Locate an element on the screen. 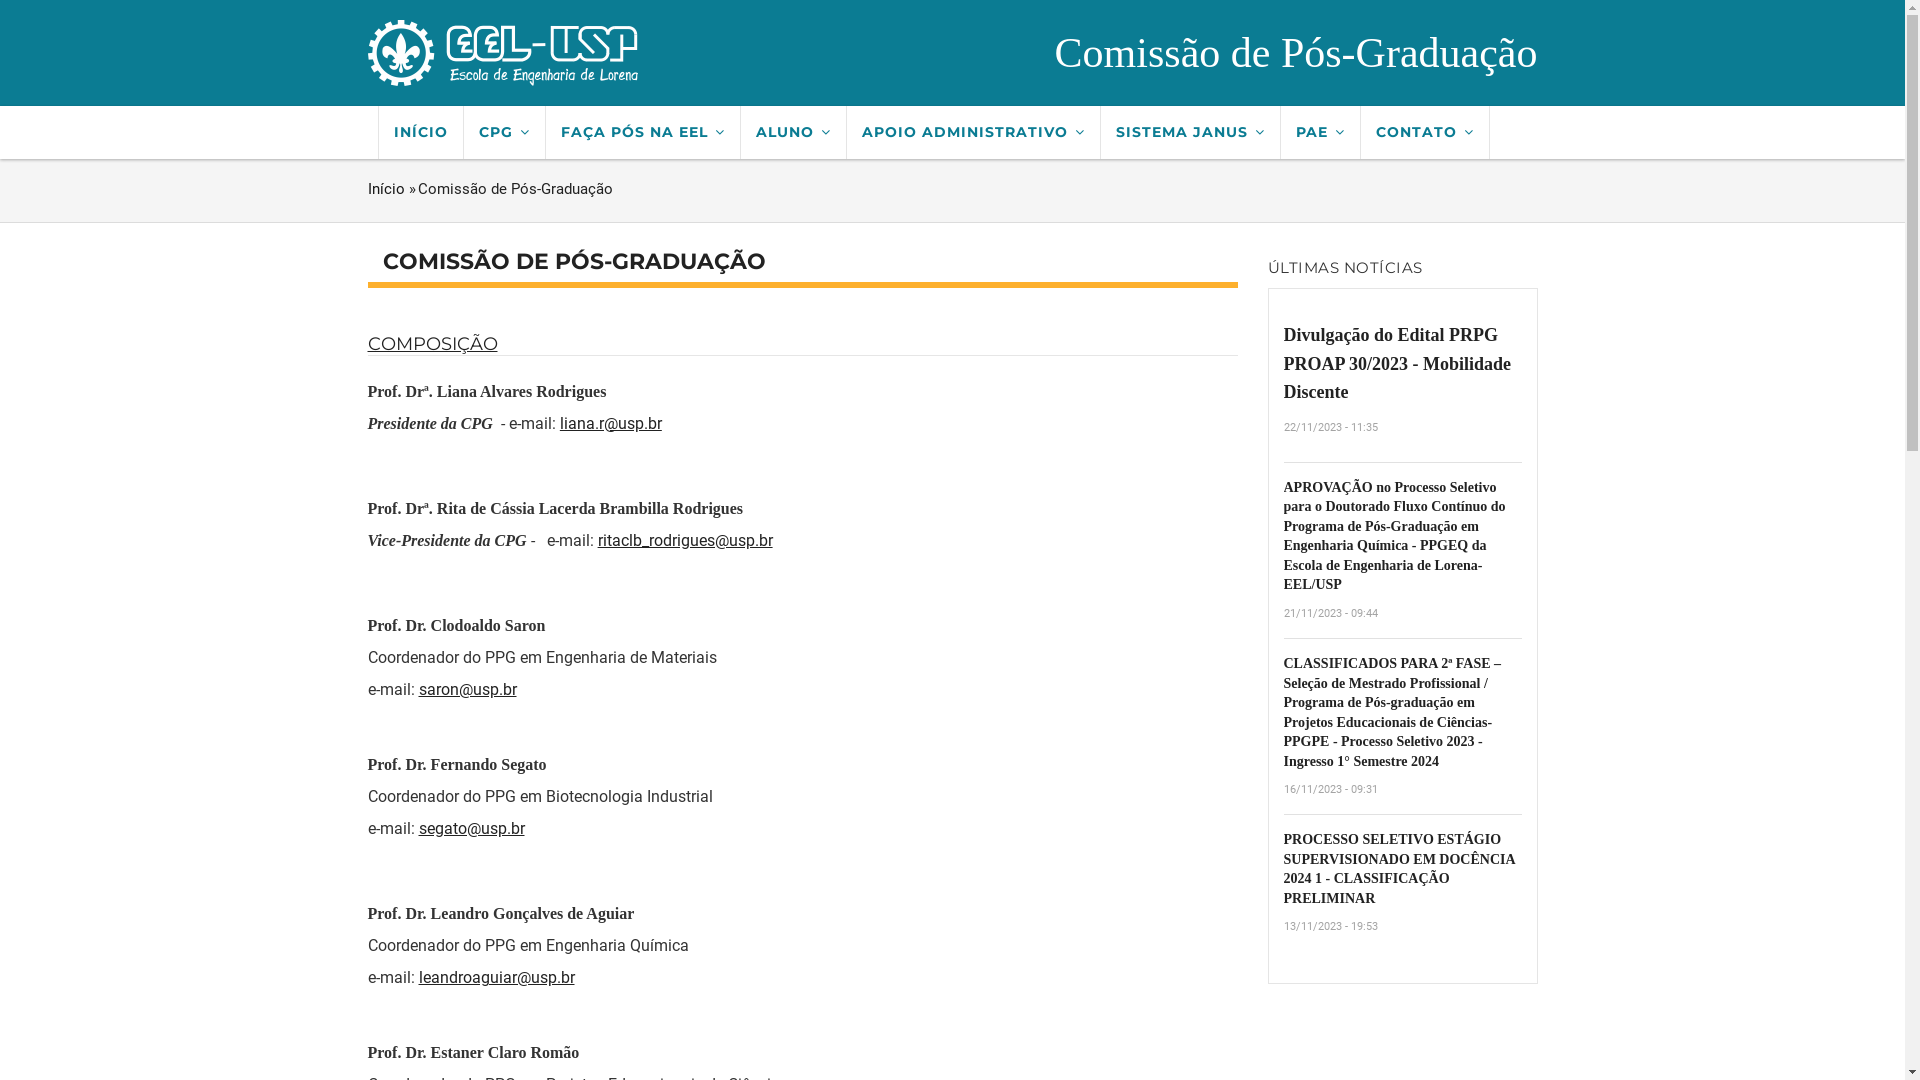 The height and width of the screenshot is (1080, 1920). 'liana.r@usp.br' is located at coordinates (560, 422).